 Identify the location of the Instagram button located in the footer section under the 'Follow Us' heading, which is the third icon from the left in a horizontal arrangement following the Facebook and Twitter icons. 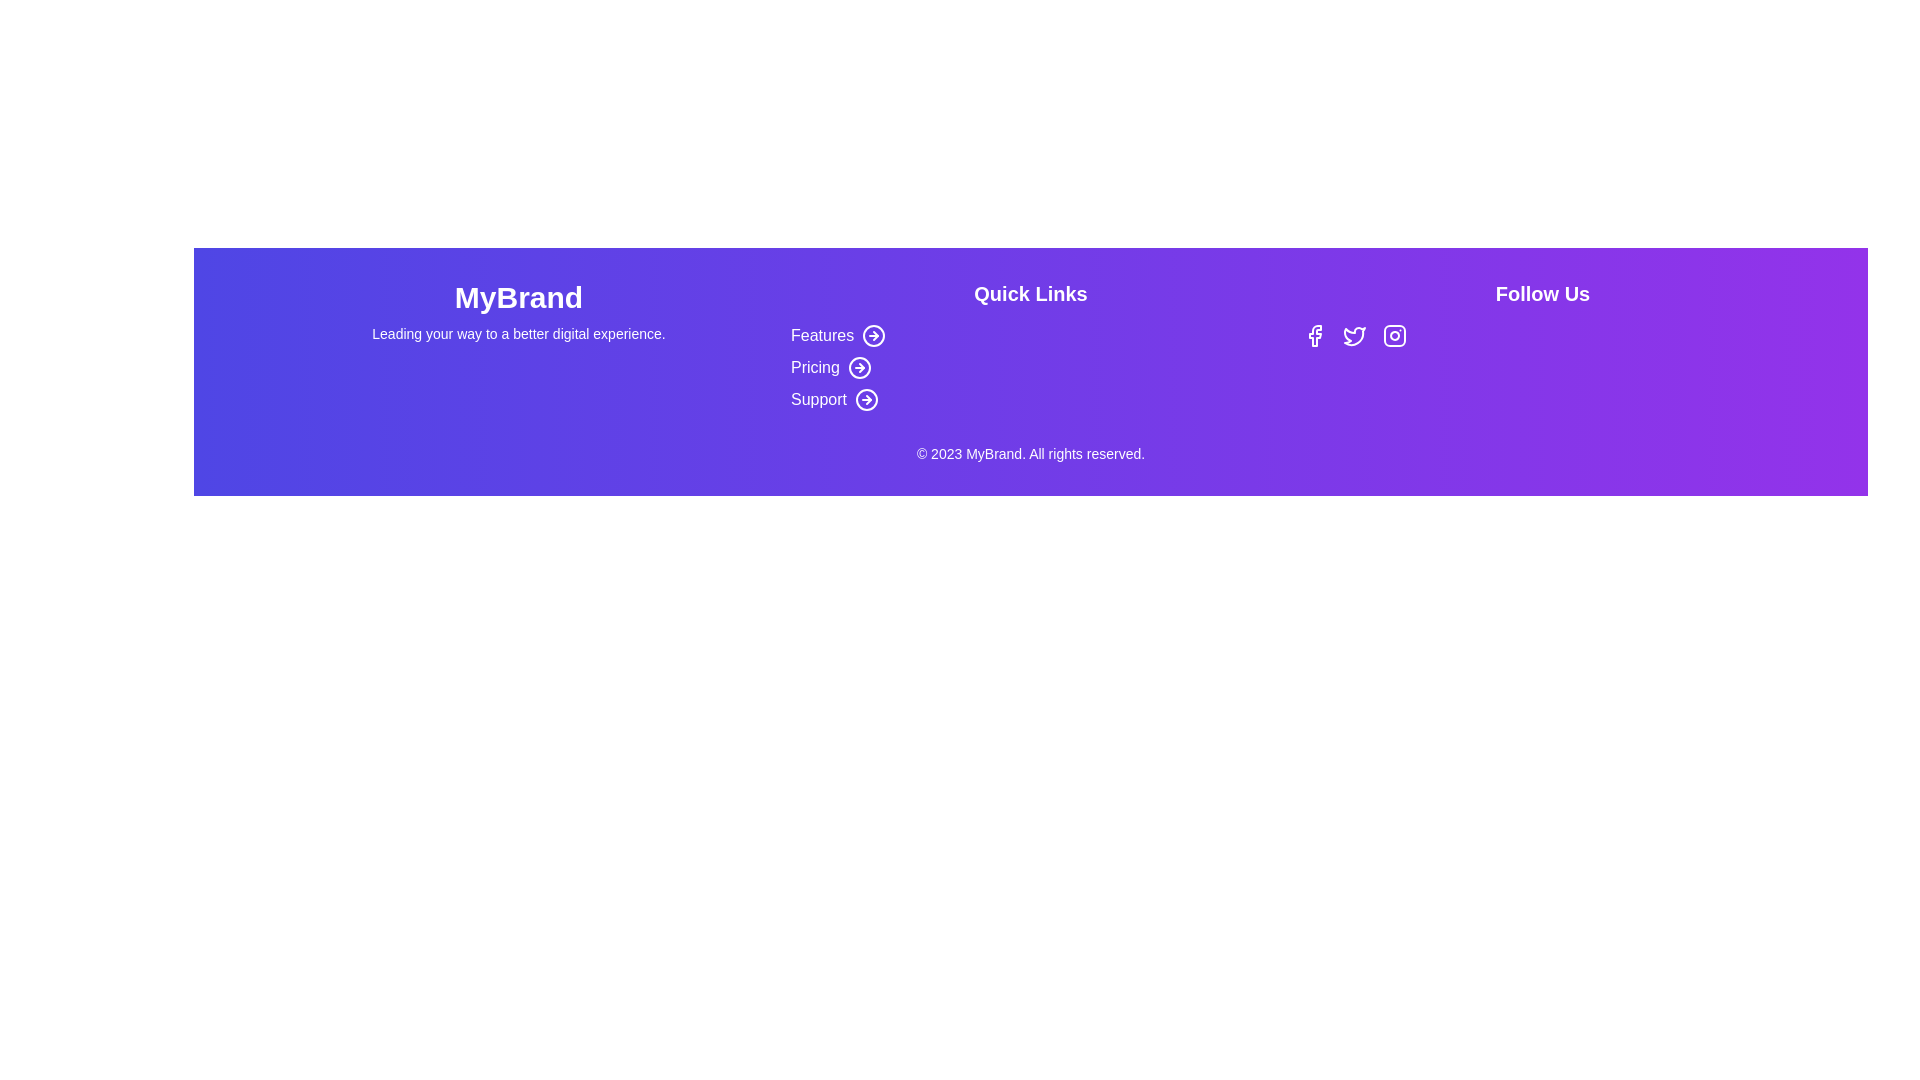
(1394, 334).